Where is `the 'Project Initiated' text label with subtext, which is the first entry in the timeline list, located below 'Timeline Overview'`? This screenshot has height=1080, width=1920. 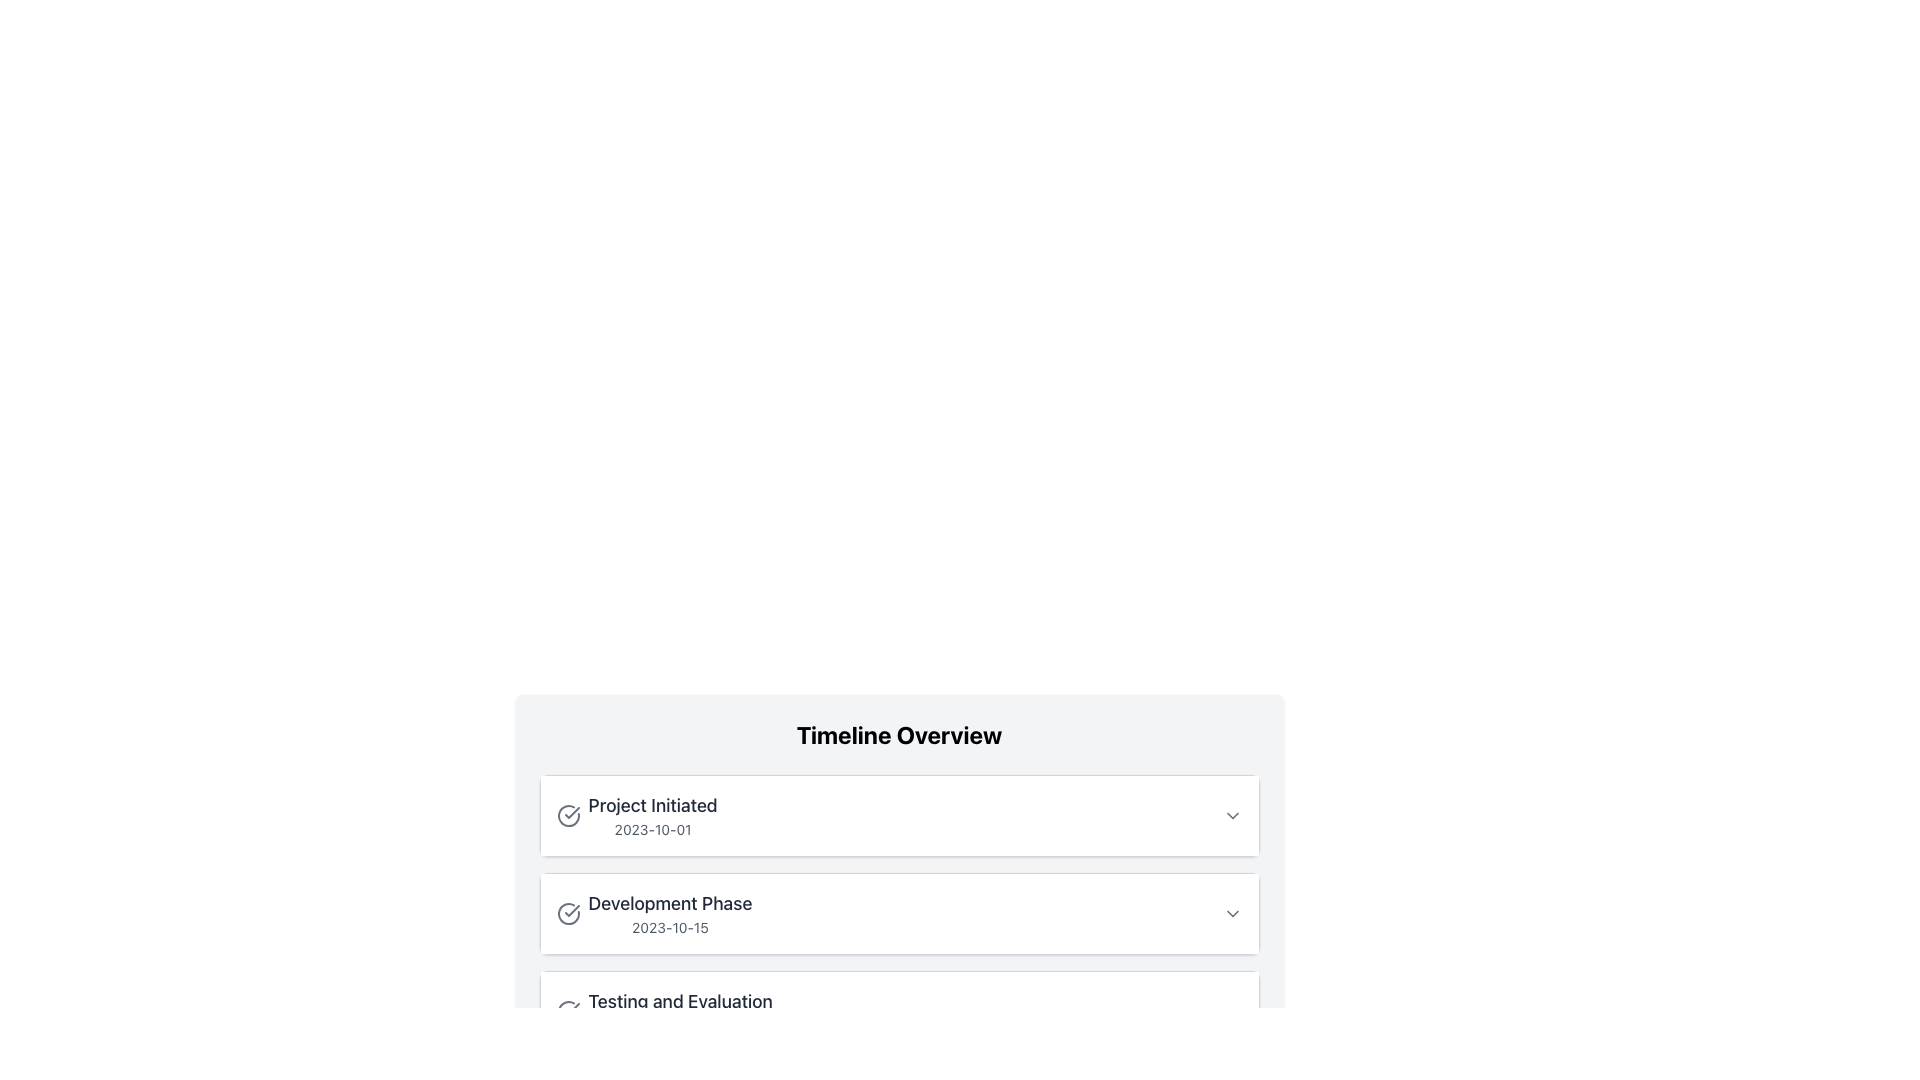
the 'Project Initiated' text label with subtext, which is the first entry in the timeline list, located below 'Timeline Overview' is located at coordinates (652, 816).